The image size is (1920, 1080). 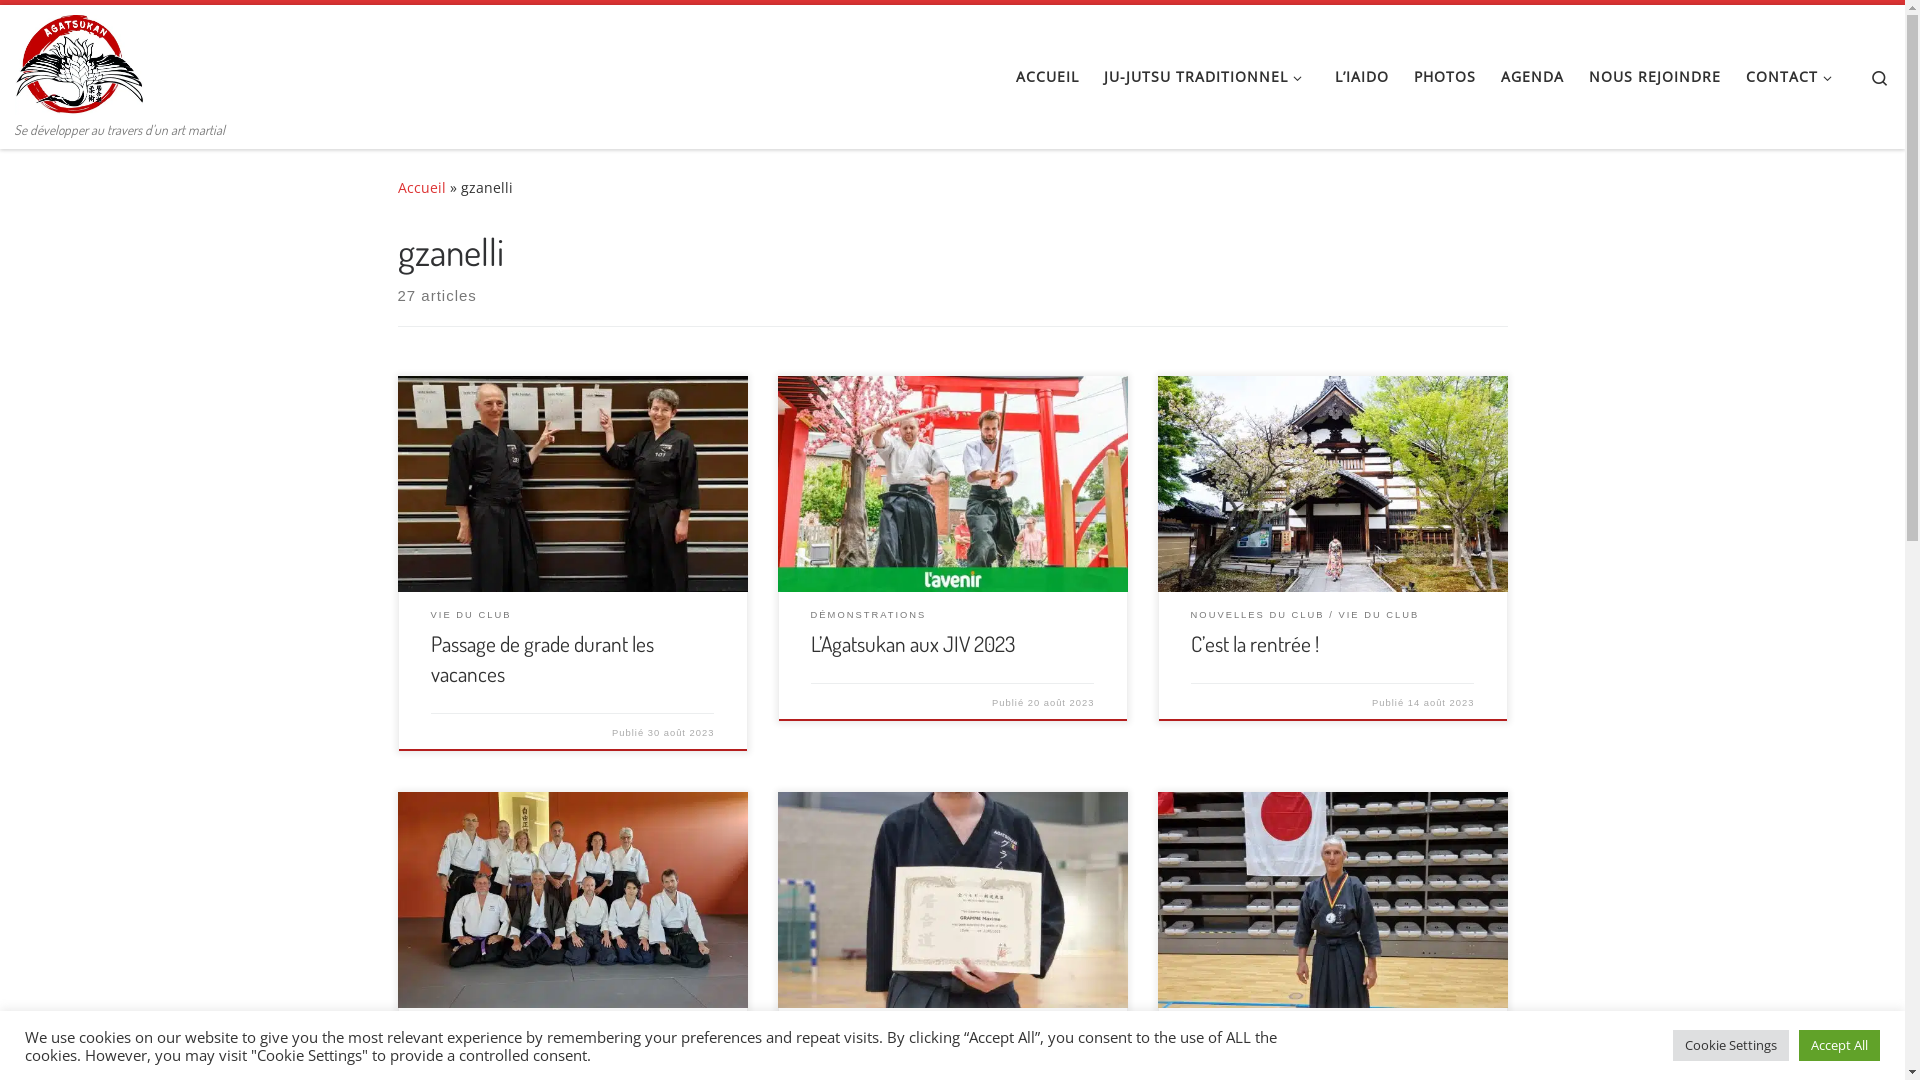 I want to click on 'Search', so click(x=1878, y=75).